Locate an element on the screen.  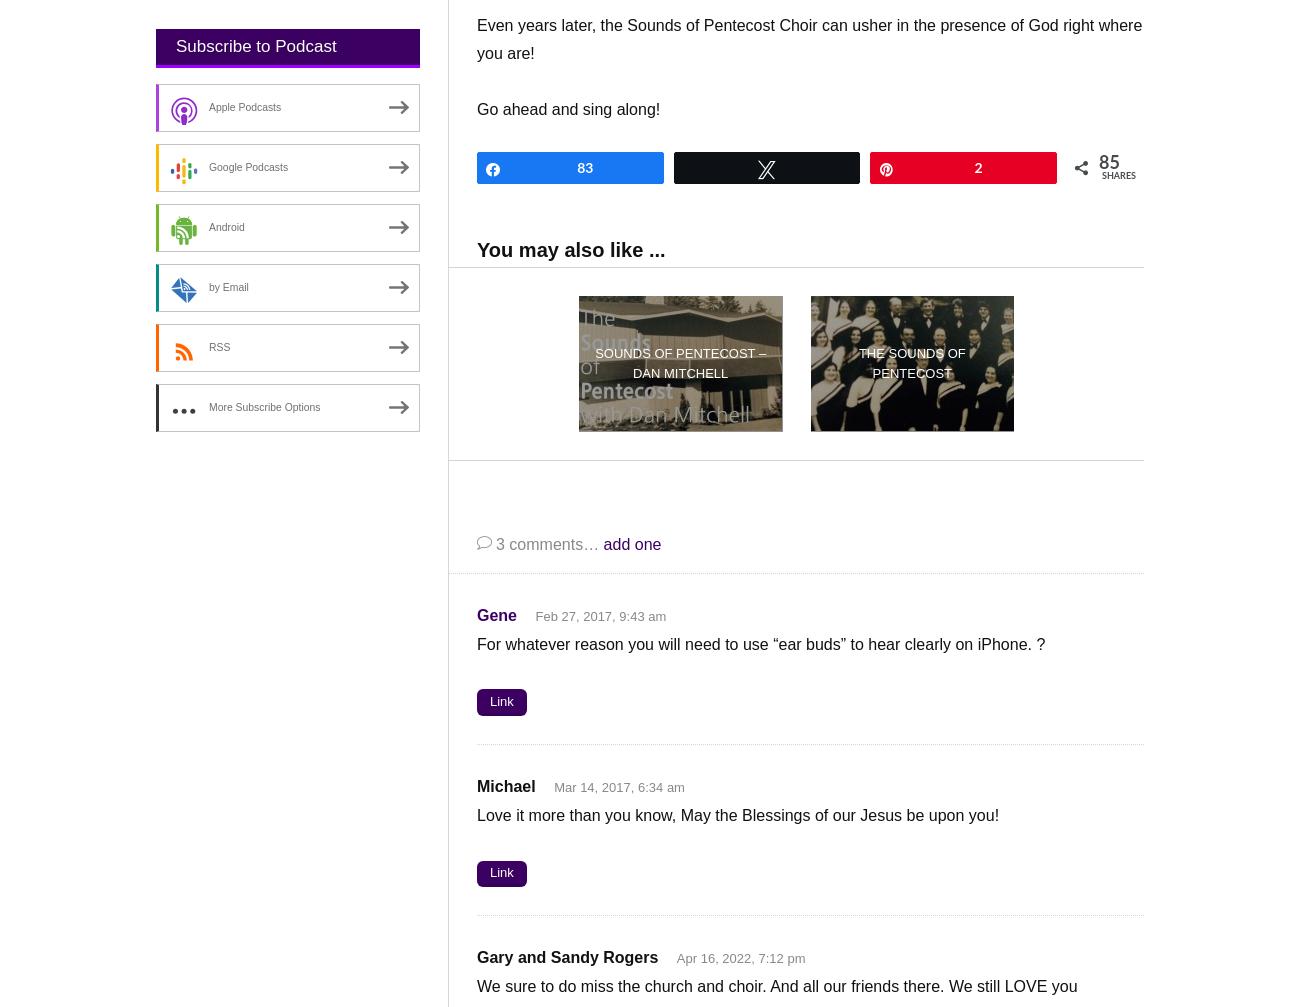
'Love it more than you know, May the Blessings of our Jesus be upon you!' is located at coordinates (738, 813).